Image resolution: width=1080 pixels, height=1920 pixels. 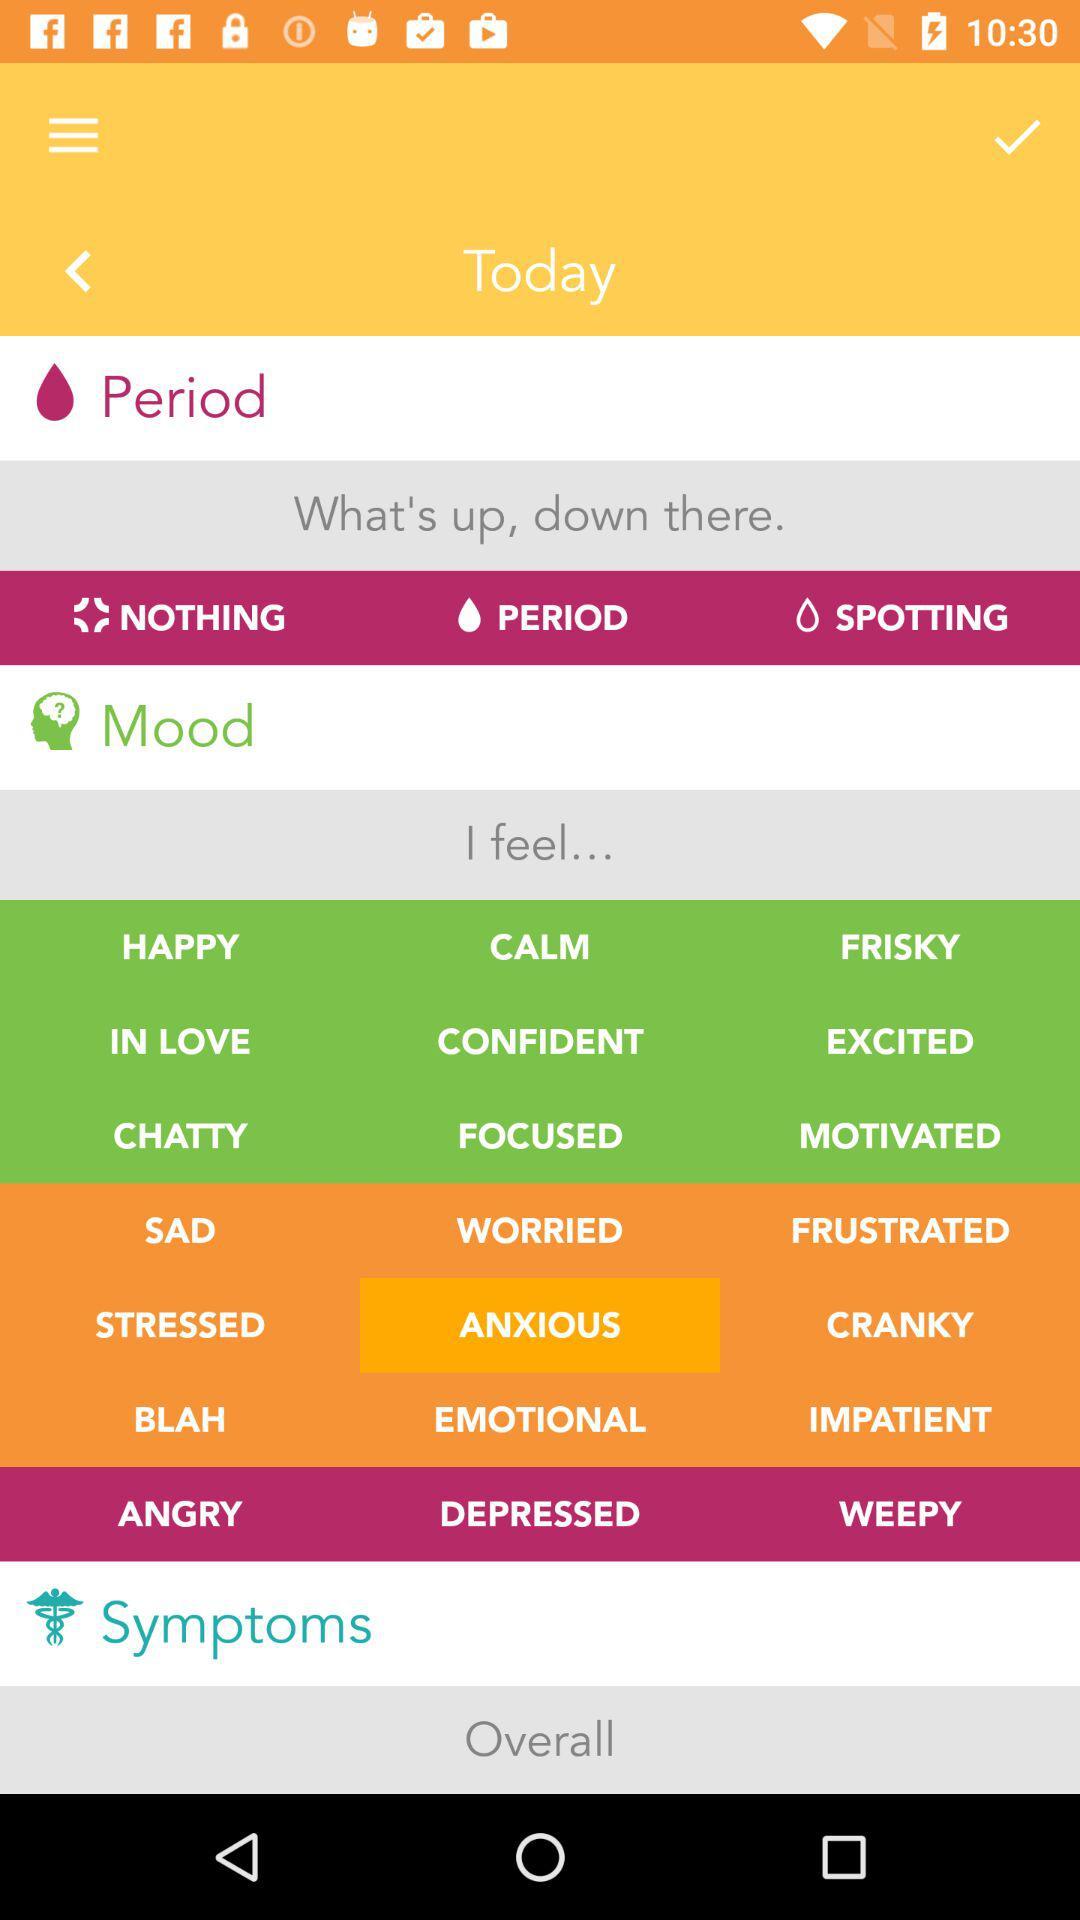 I want to click on the text right to blah, so click(x=540, y=1419).